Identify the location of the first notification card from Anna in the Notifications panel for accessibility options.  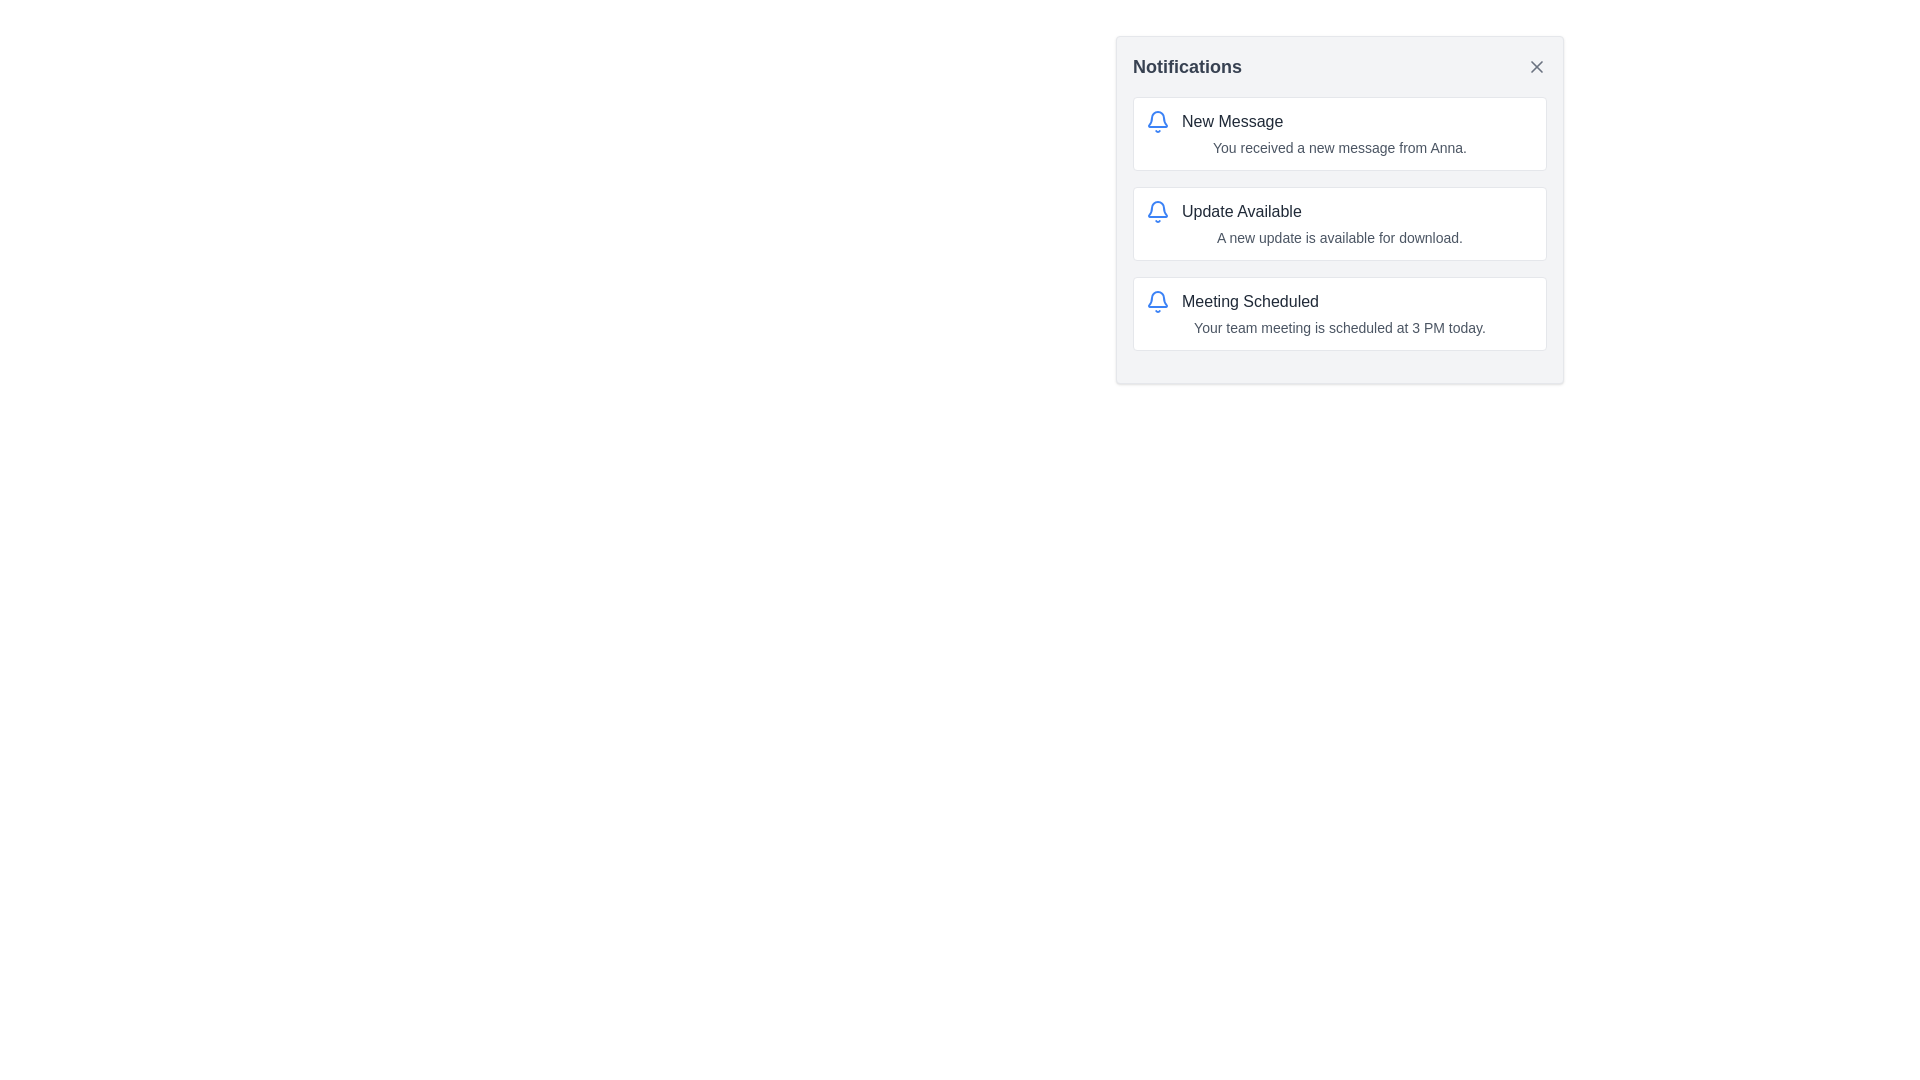
(1339, 134).